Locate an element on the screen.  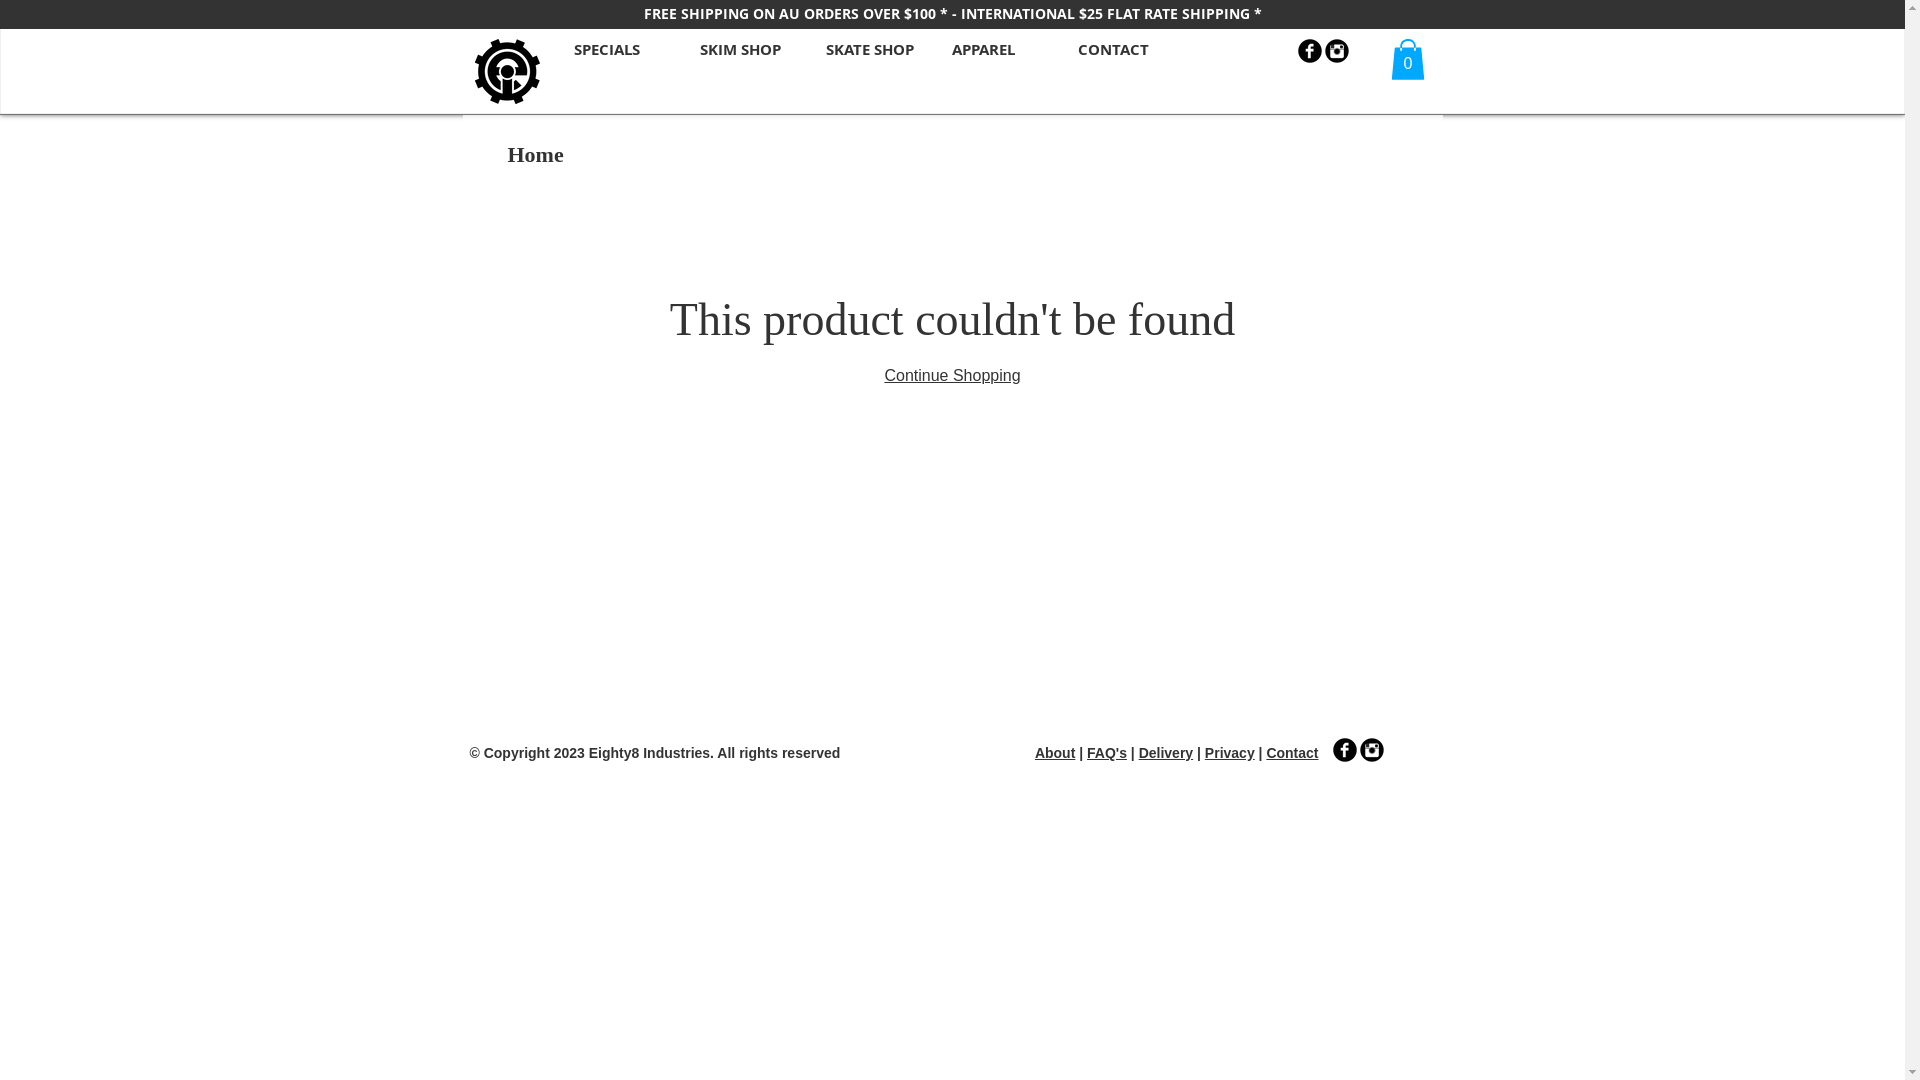
'CONTACT' is located at coordinates (1121, 45).